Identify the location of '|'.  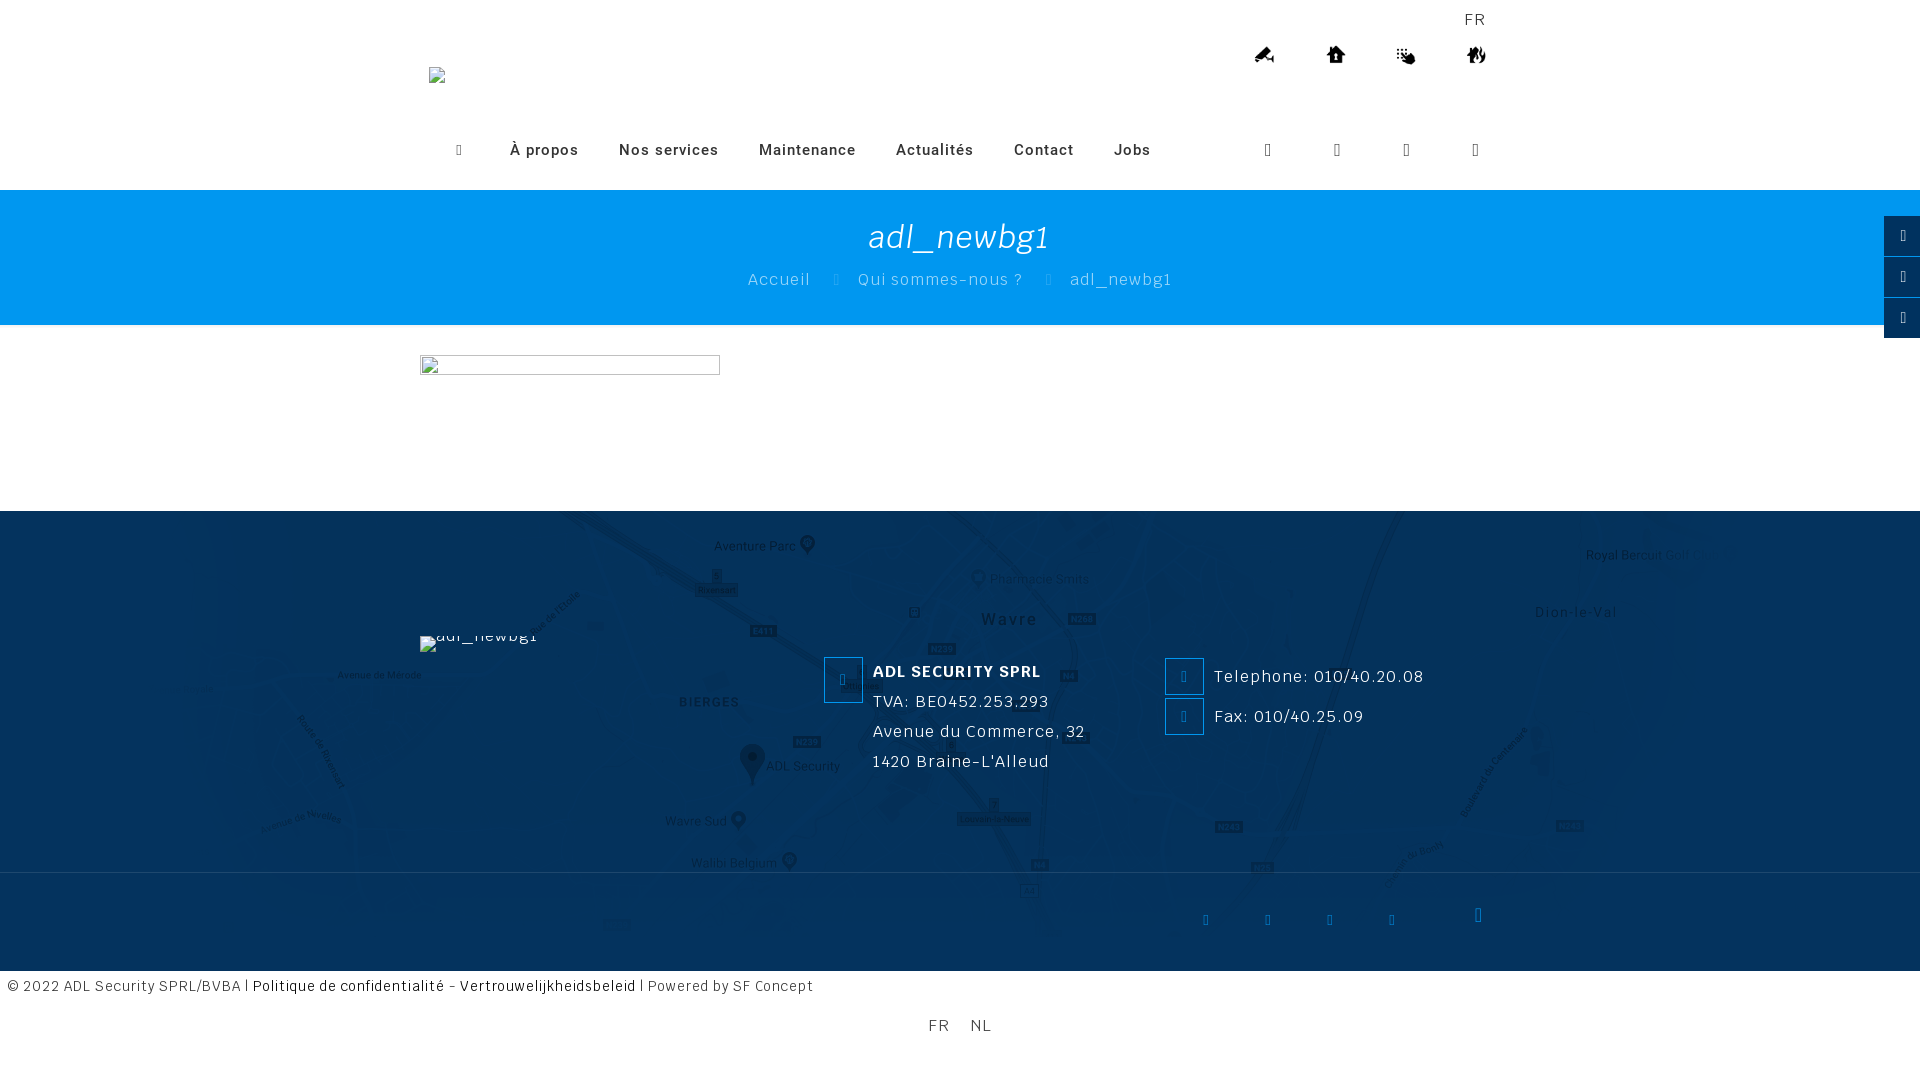
(0, 985).